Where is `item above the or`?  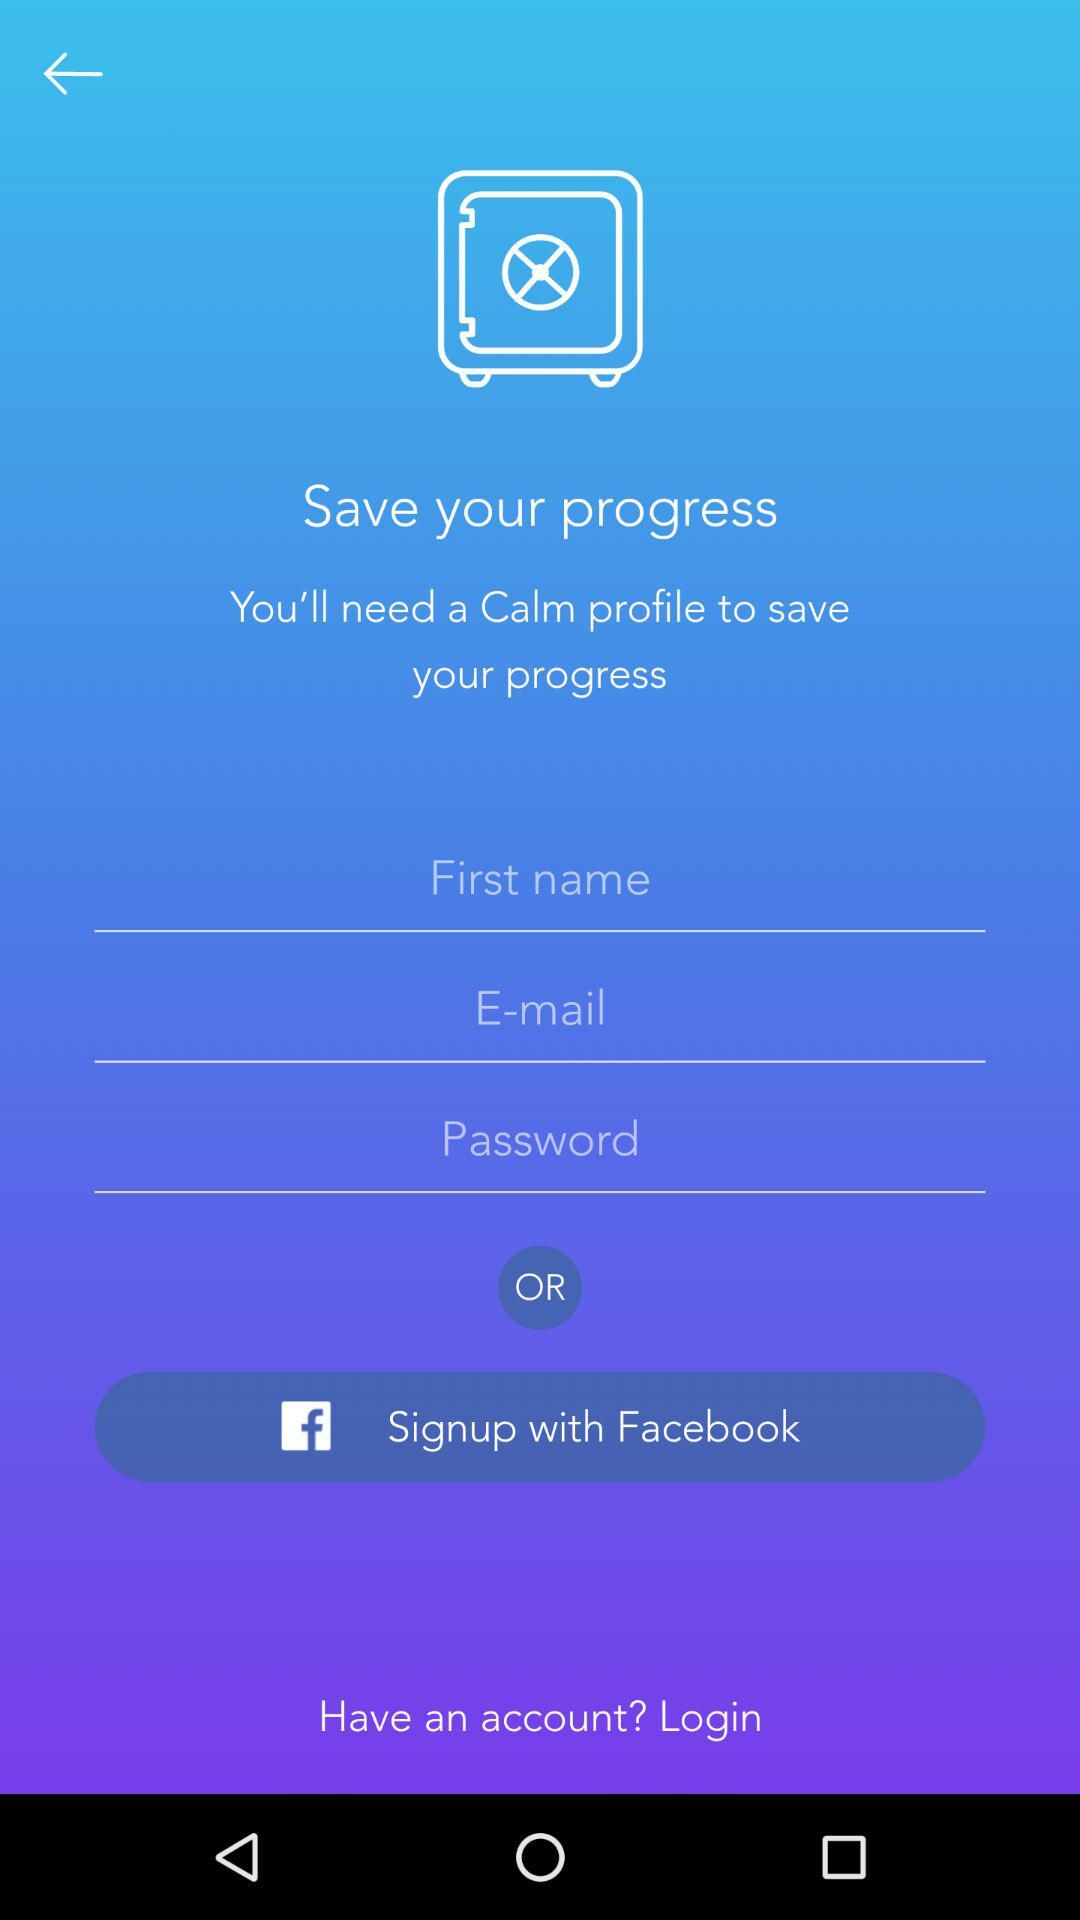
item above the or is located at coordinates (540, 1138).